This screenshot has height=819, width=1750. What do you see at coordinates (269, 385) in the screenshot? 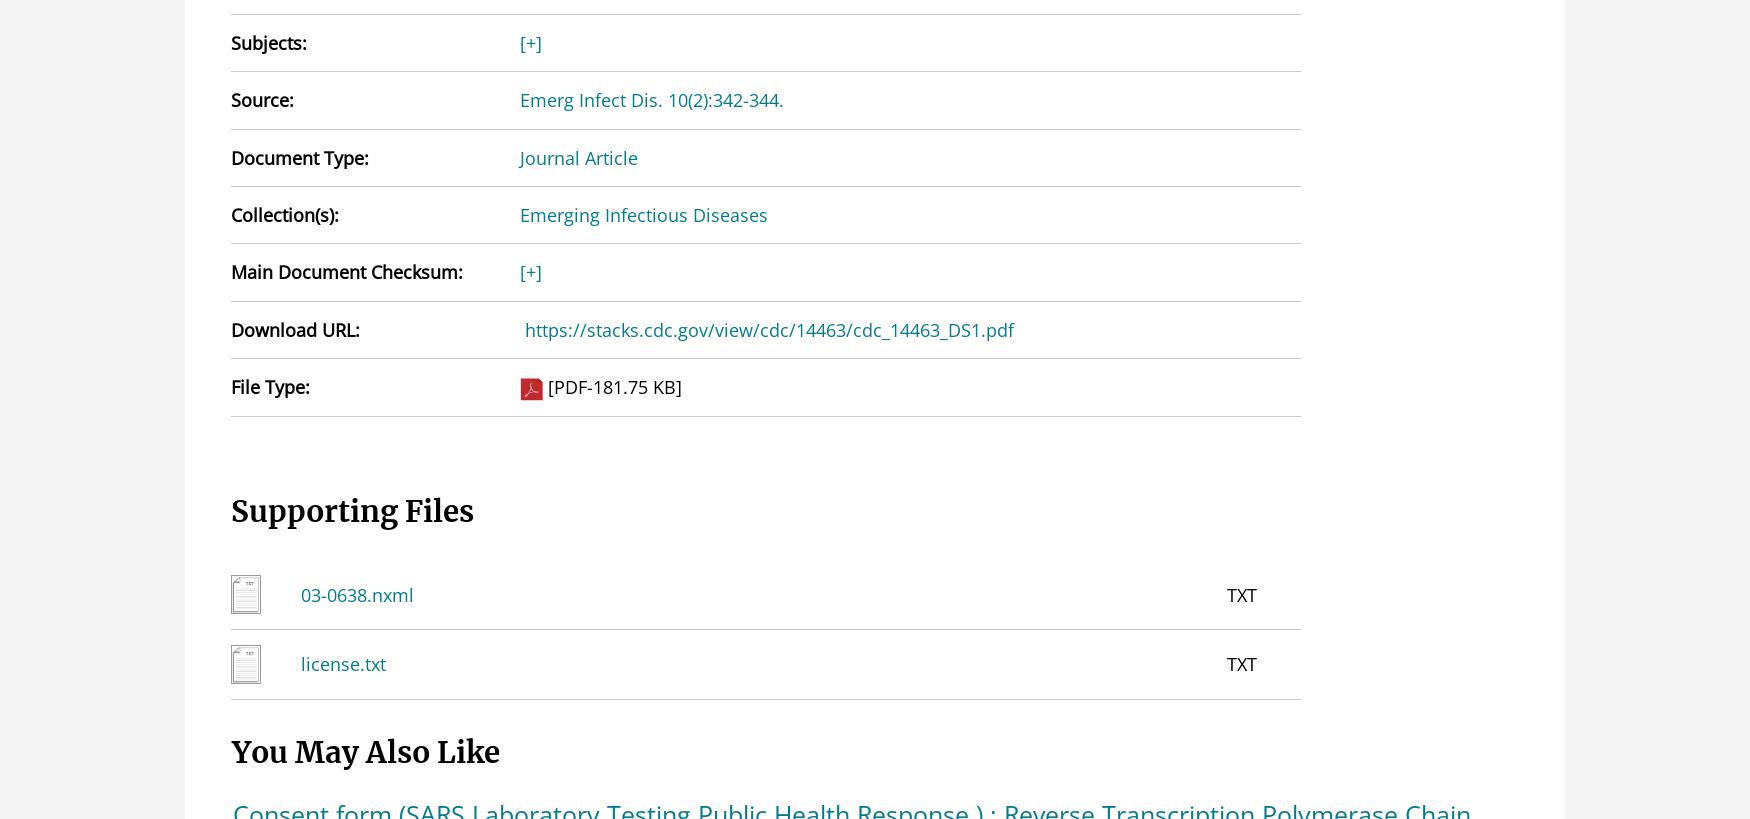
I see `'File Type:'` at bounding box center [269, 385].